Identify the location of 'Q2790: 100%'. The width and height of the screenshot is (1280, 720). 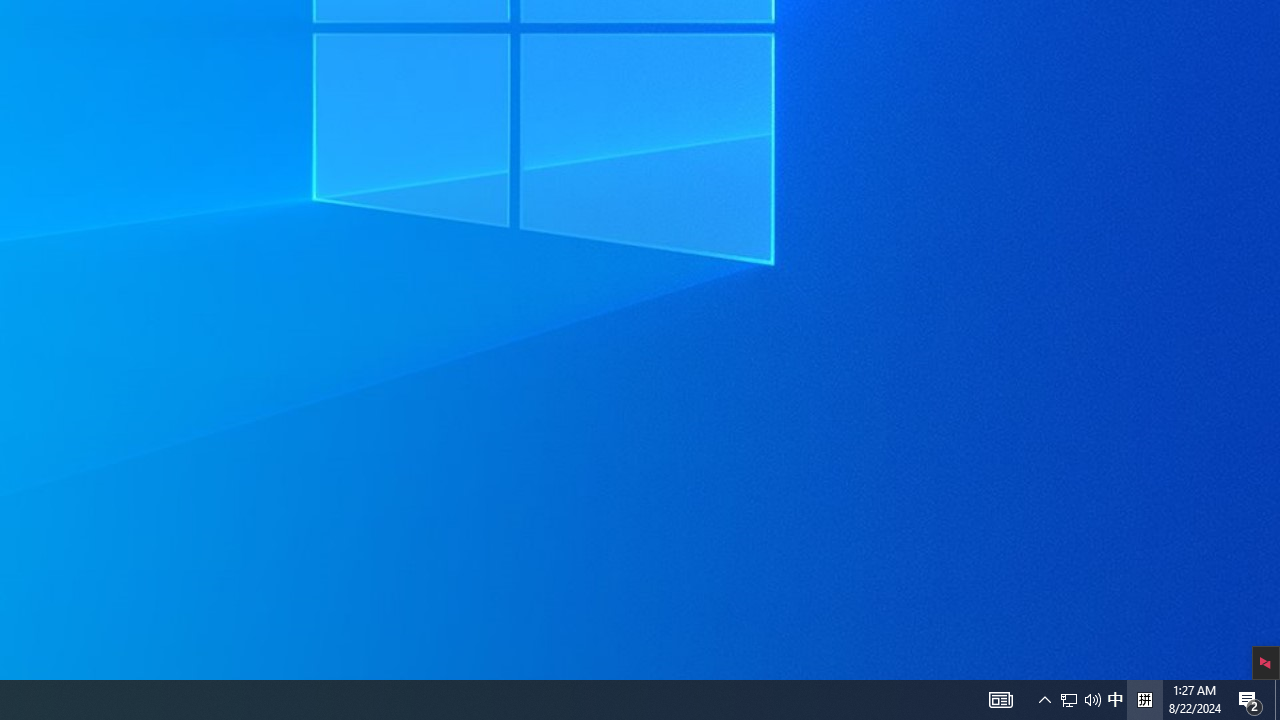
(1114, 698).